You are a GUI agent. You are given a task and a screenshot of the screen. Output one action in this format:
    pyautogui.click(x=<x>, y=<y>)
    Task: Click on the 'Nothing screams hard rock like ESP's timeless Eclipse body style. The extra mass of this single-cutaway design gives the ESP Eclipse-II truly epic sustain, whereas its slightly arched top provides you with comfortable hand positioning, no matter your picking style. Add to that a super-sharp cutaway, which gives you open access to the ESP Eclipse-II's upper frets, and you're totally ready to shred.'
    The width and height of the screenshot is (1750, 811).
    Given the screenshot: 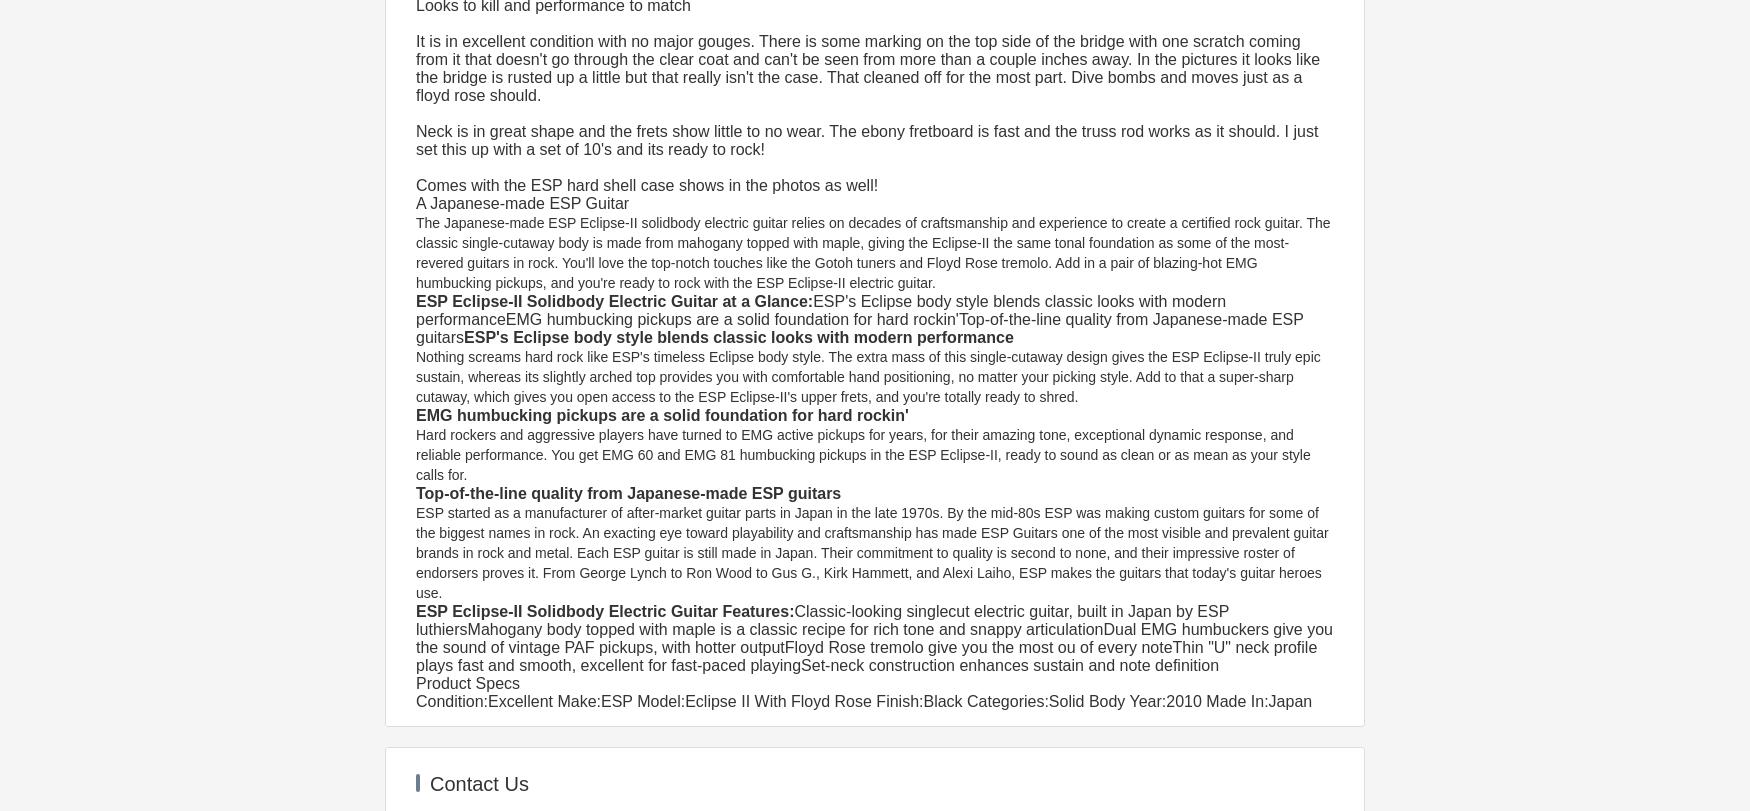 What is the action you would take?
    pyautogui.click(x=869, y=377)
    